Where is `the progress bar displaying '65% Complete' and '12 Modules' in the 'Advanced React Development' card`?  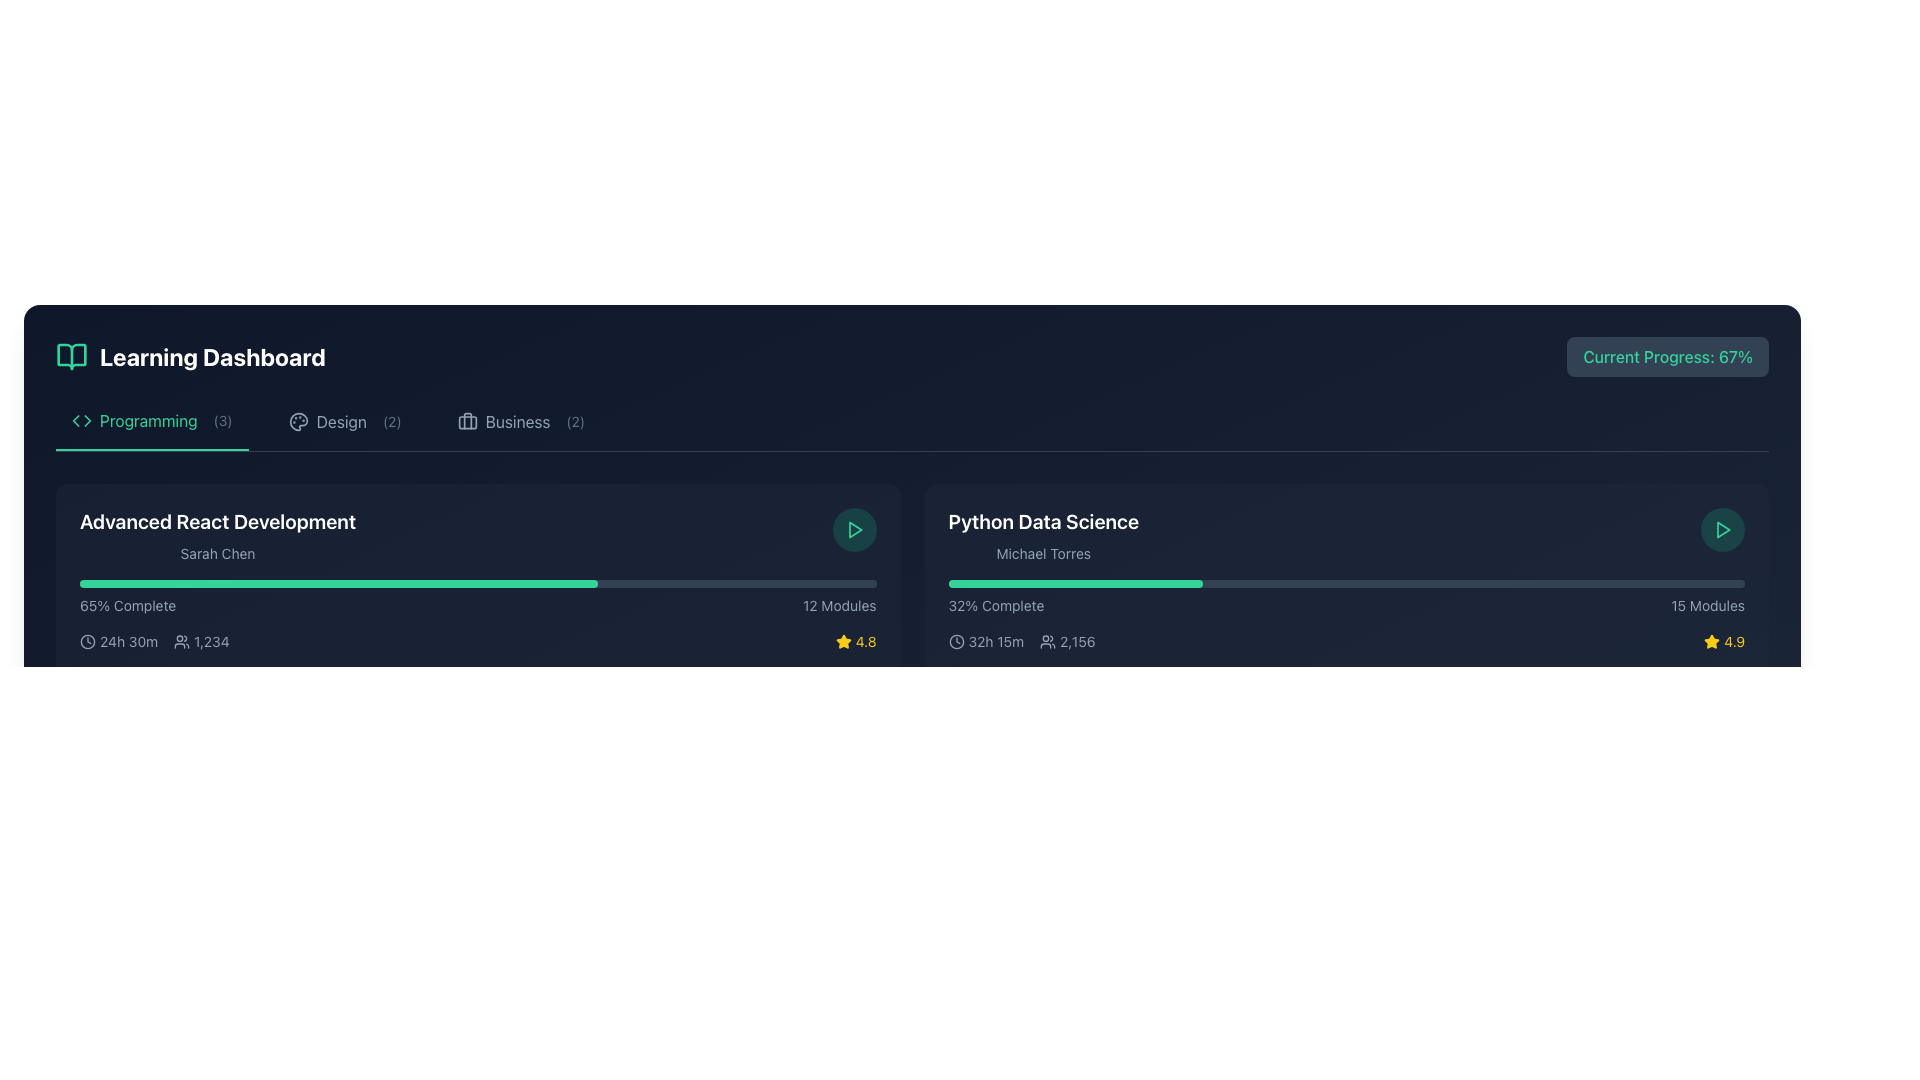
the progress bar displaying '65% Complete' and '12 Modules' in the 'Advanced React Development' card is located at coordinates (477, 596).